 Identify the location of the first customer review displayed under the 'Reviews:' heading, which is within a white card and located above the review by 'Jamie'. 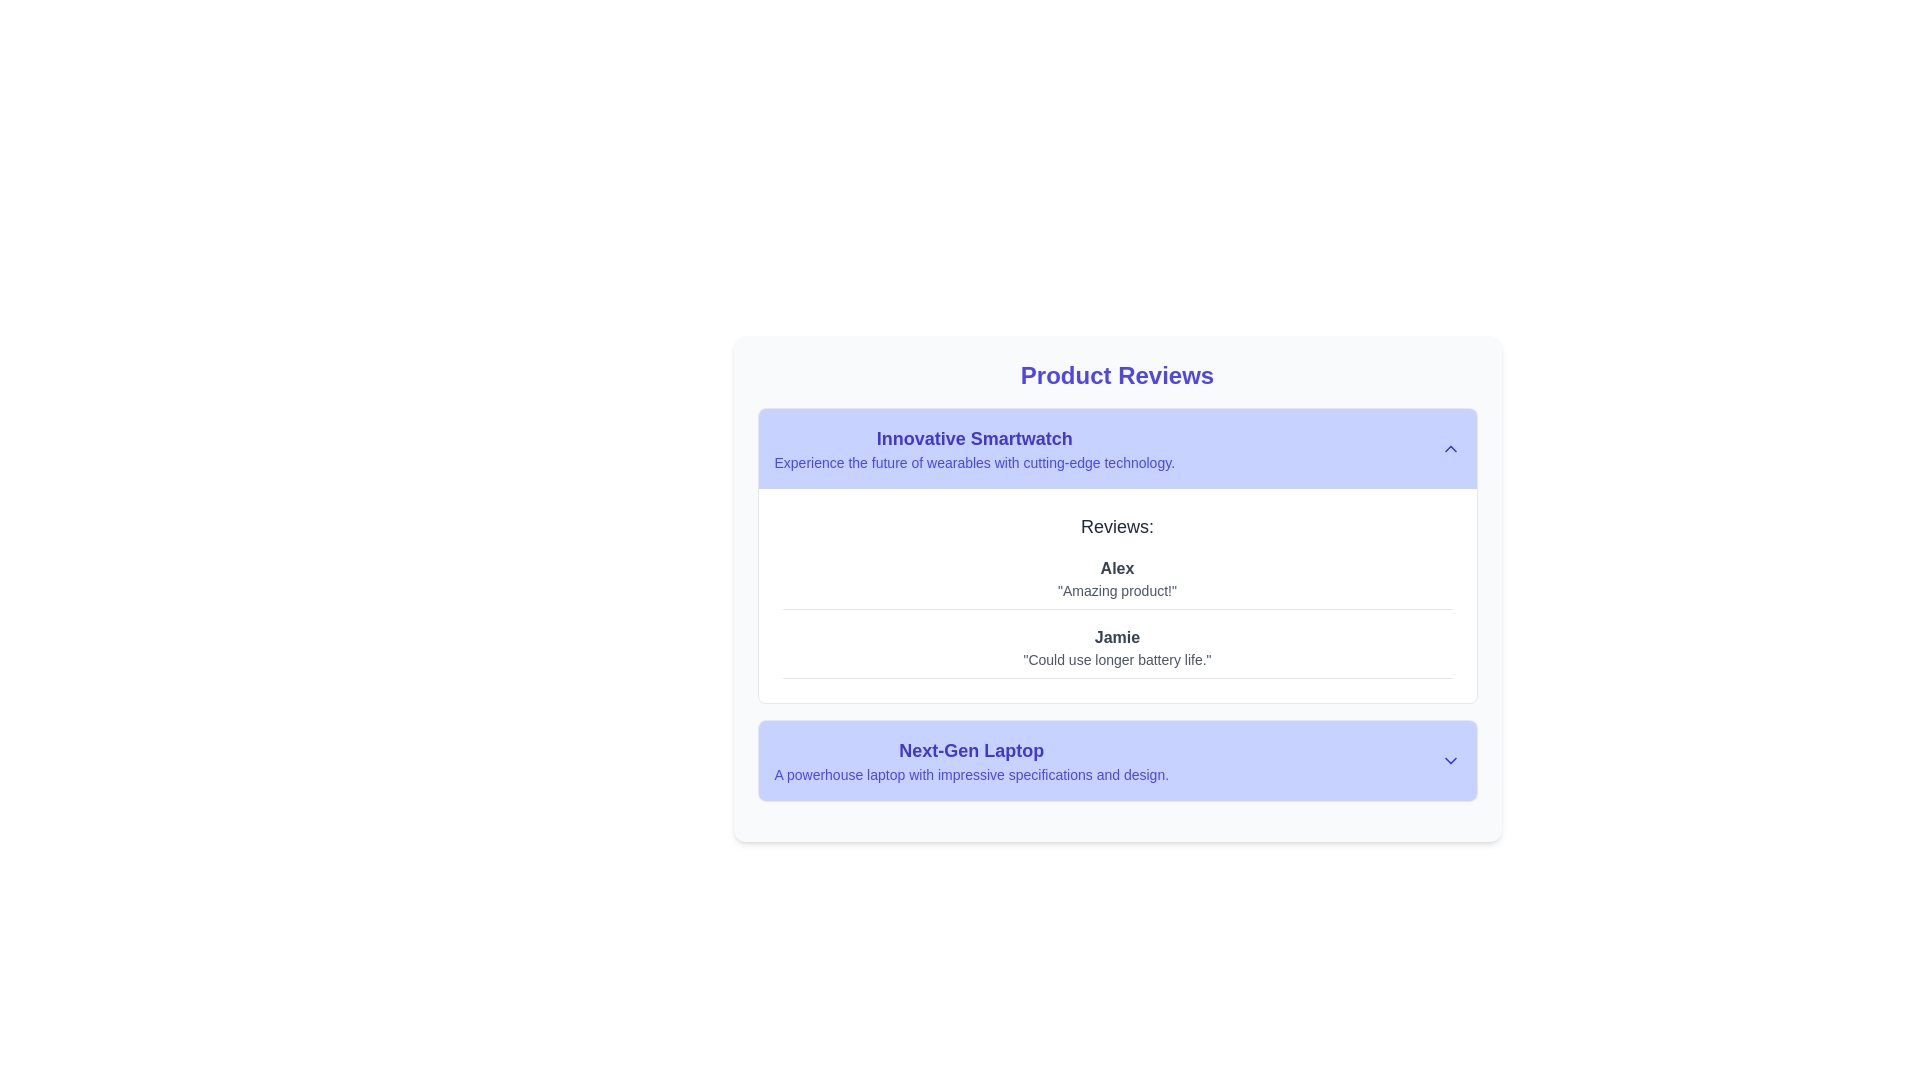
(1116, 583).